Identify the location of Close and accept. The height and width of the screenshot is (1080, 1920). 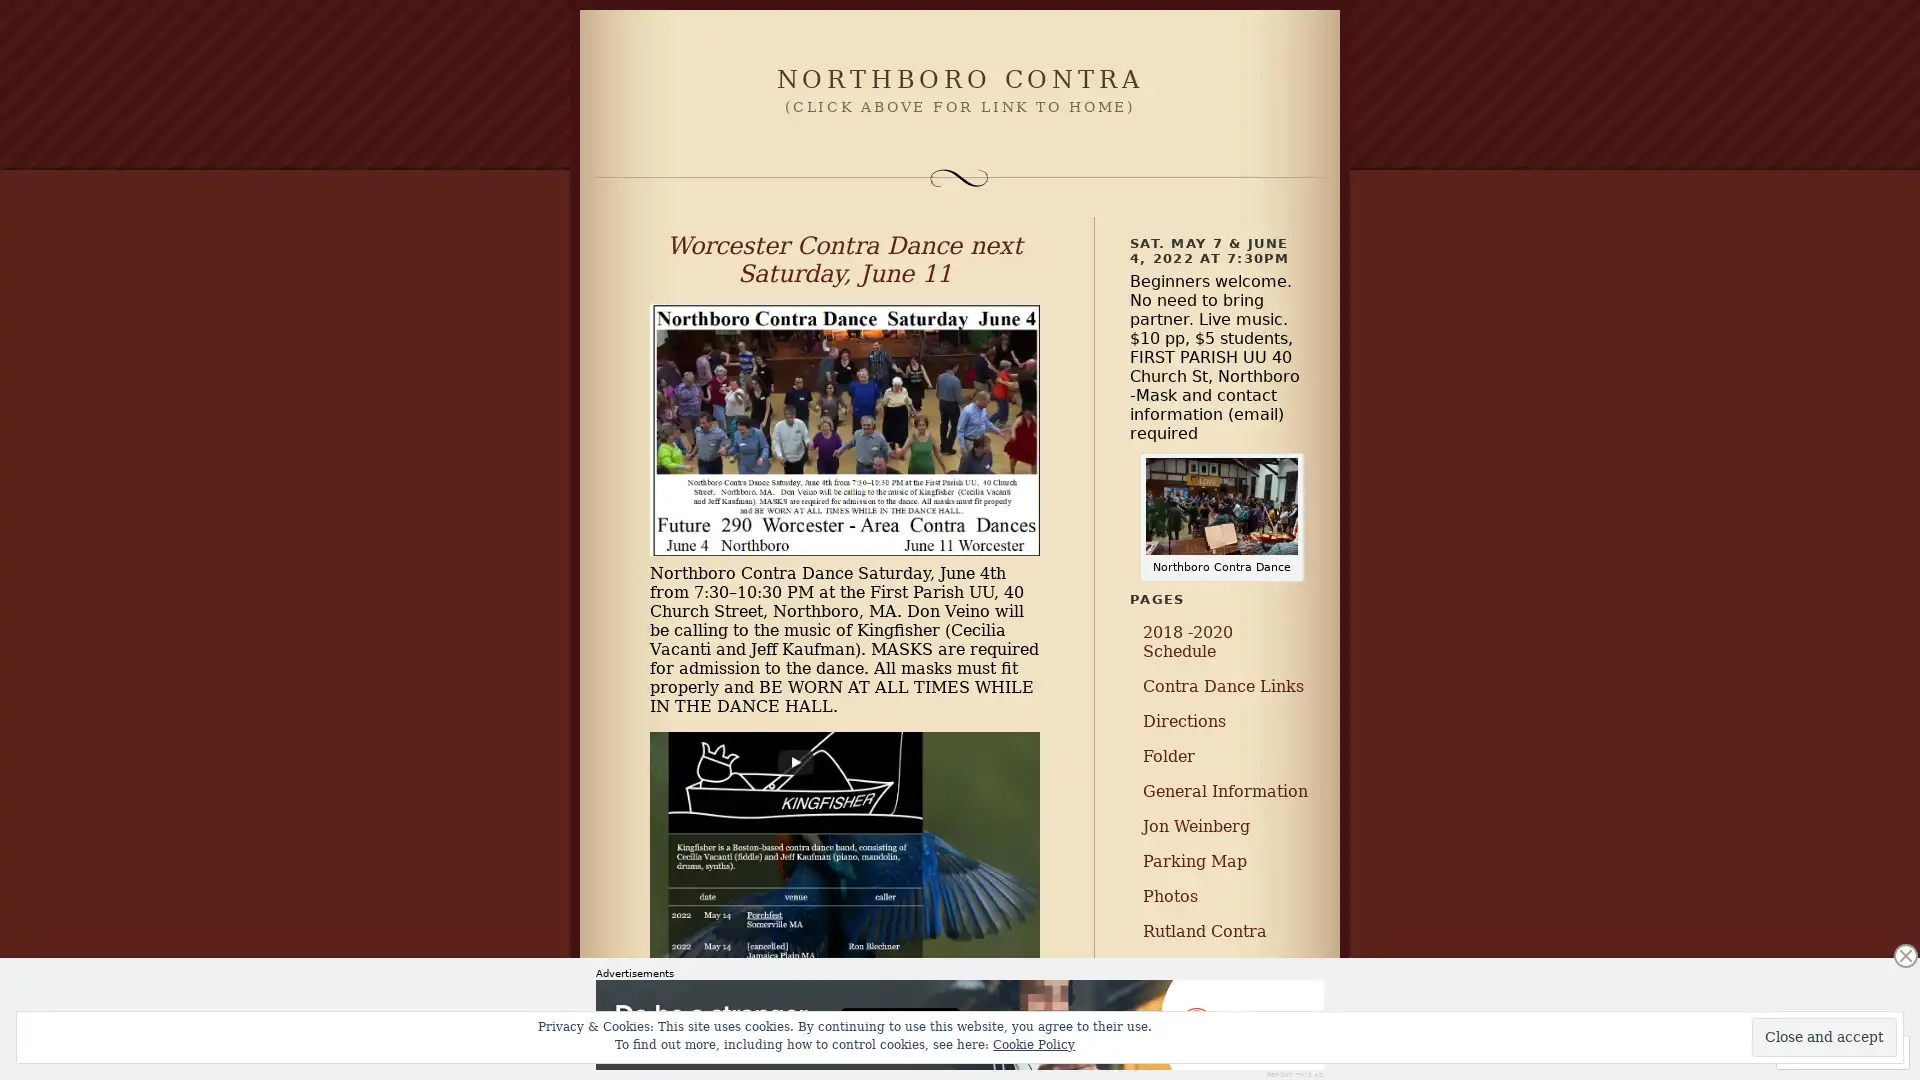
(1824, 1036).